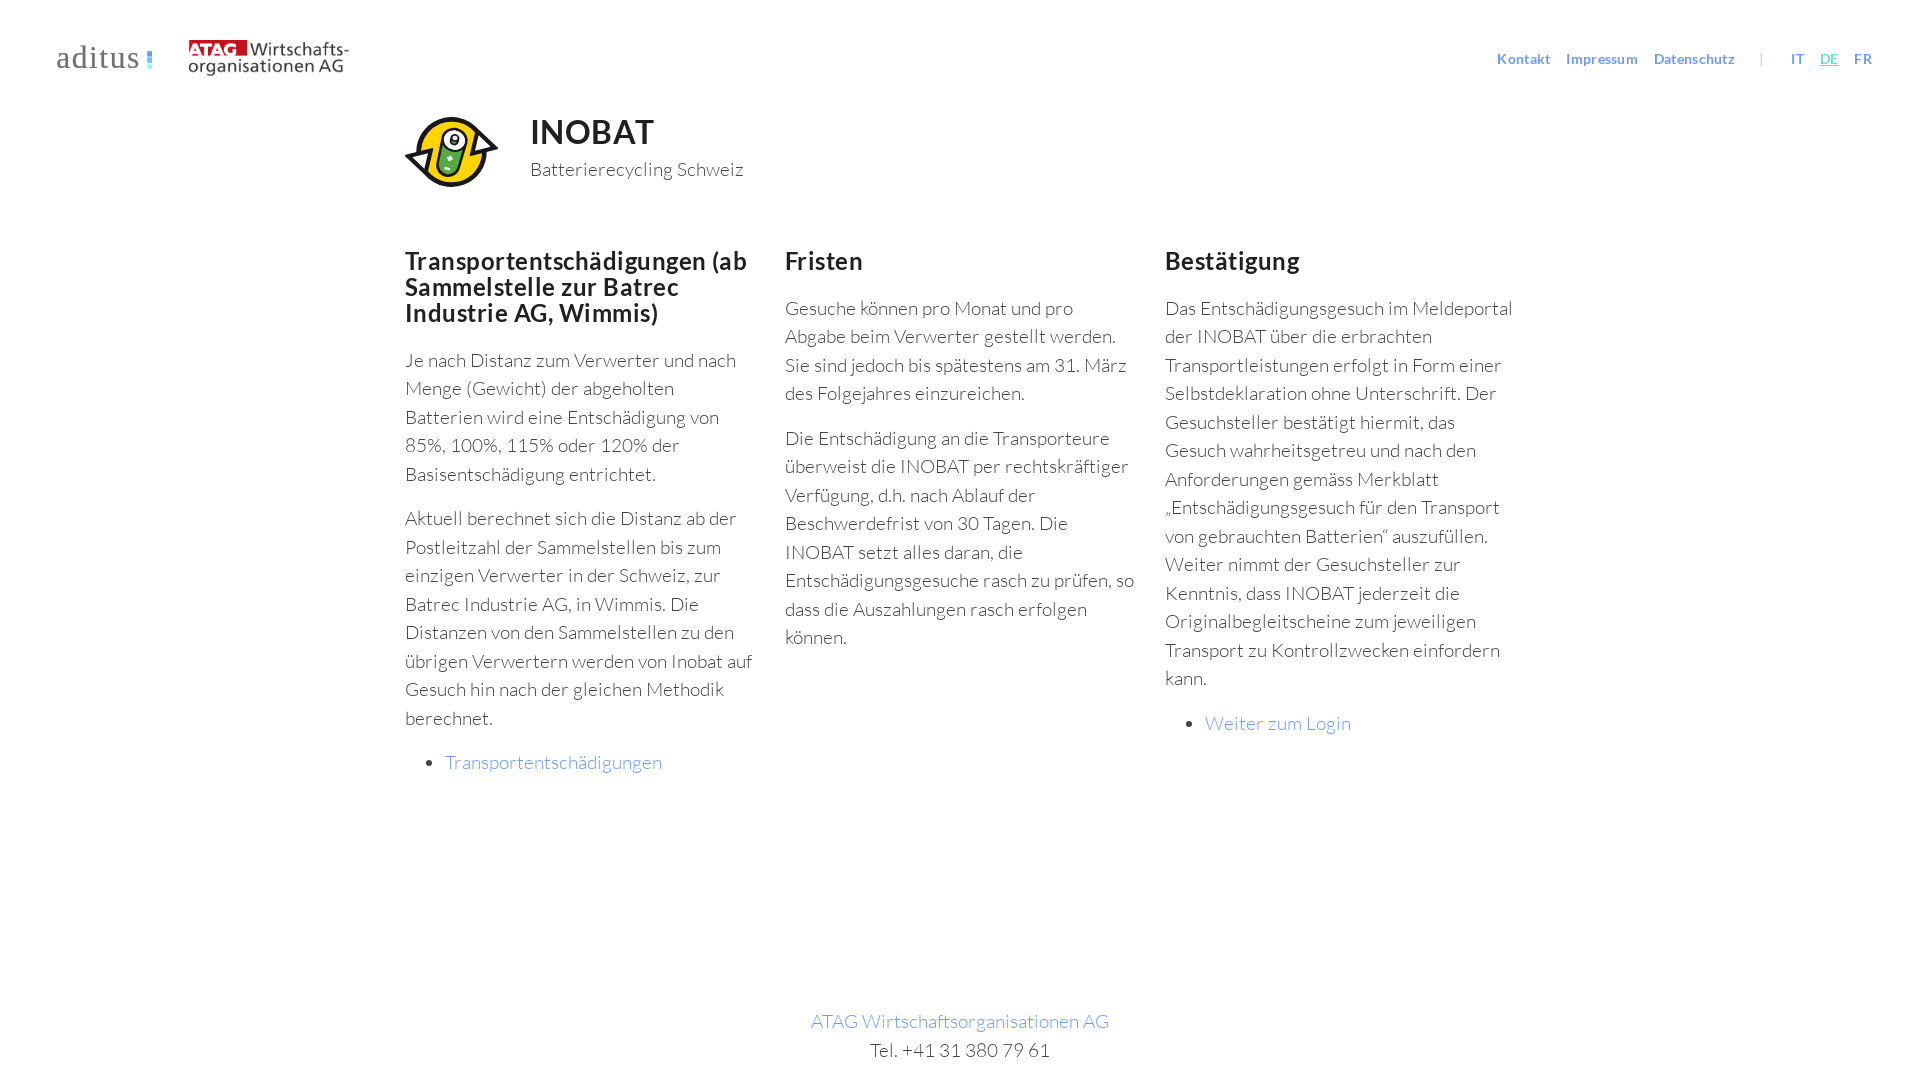 The image size is (1920, 1080). Describe the element at coordinates (1861, 57) in the screenshot. I see `'FR'` at that location.